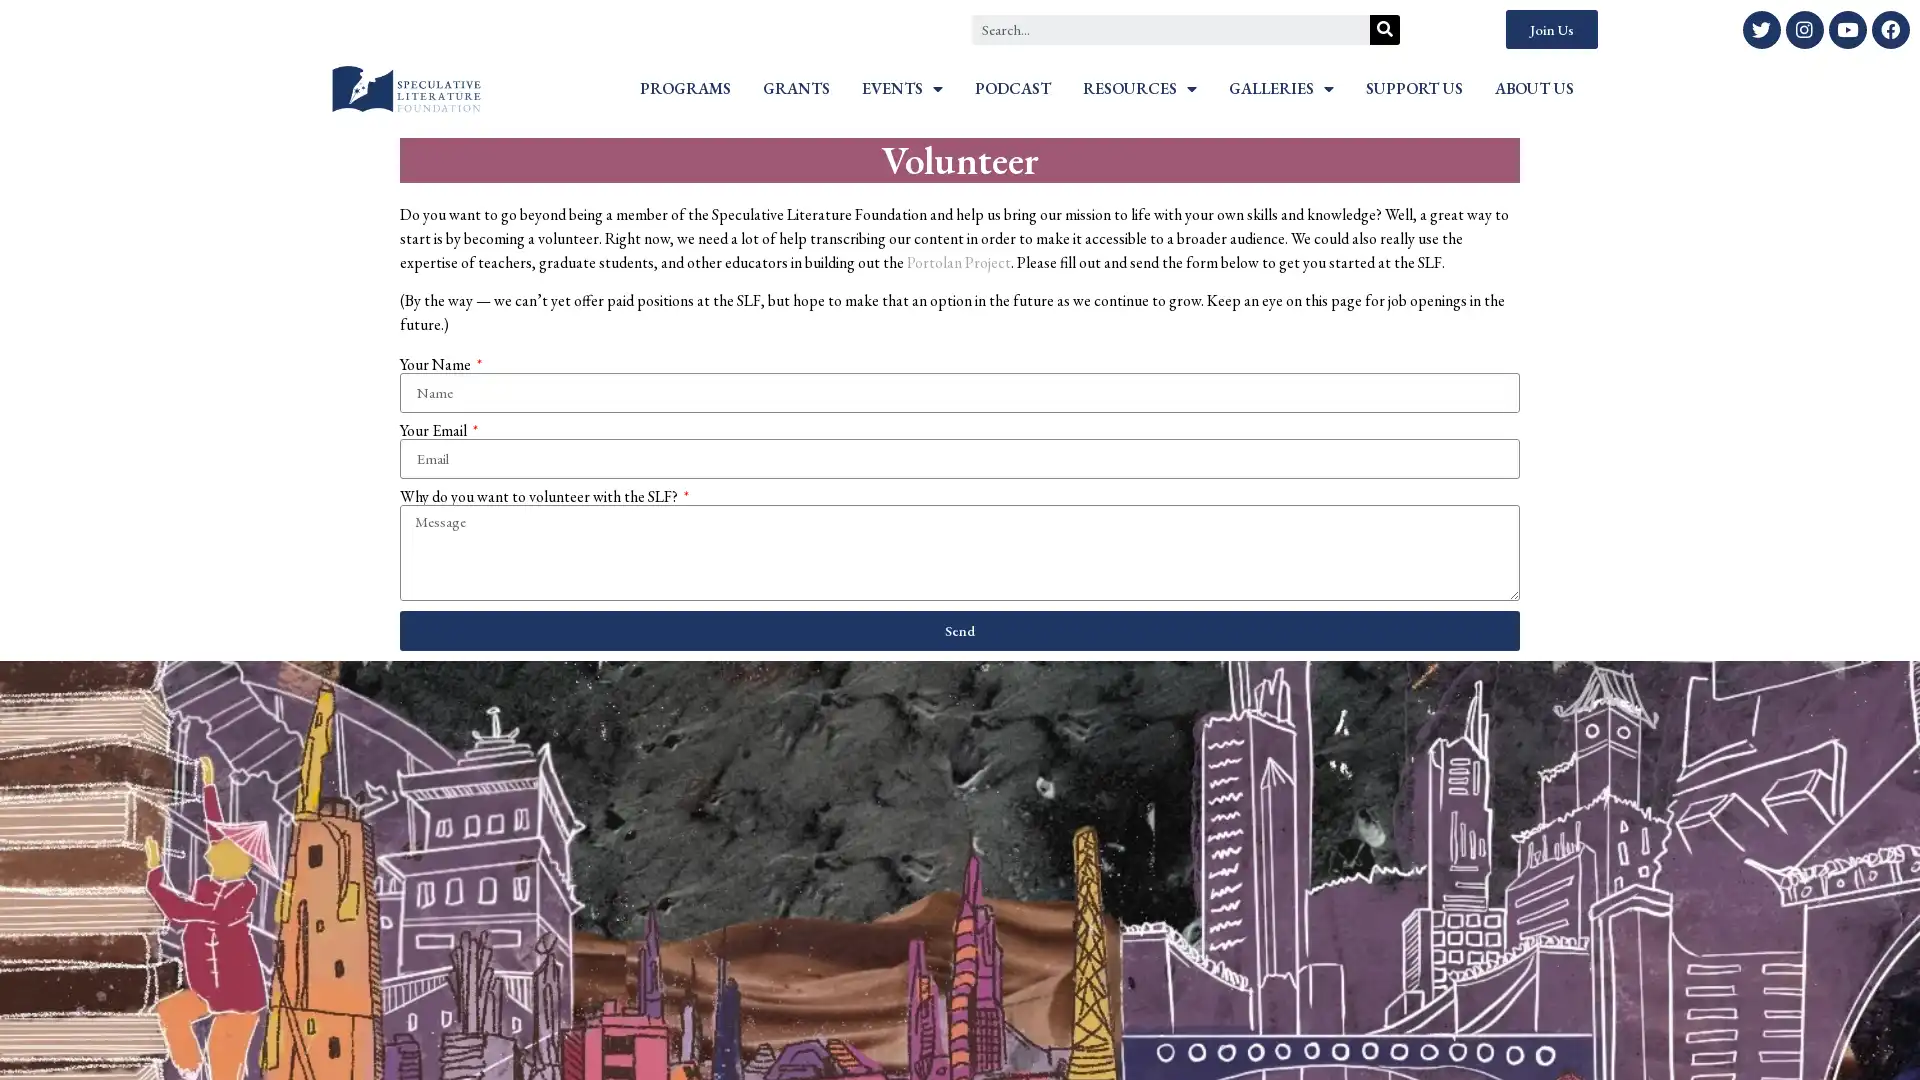  What do you see at coordinates (1384, 29) in the screenshot?
I see `Search` at bounding box center [1384, 29].